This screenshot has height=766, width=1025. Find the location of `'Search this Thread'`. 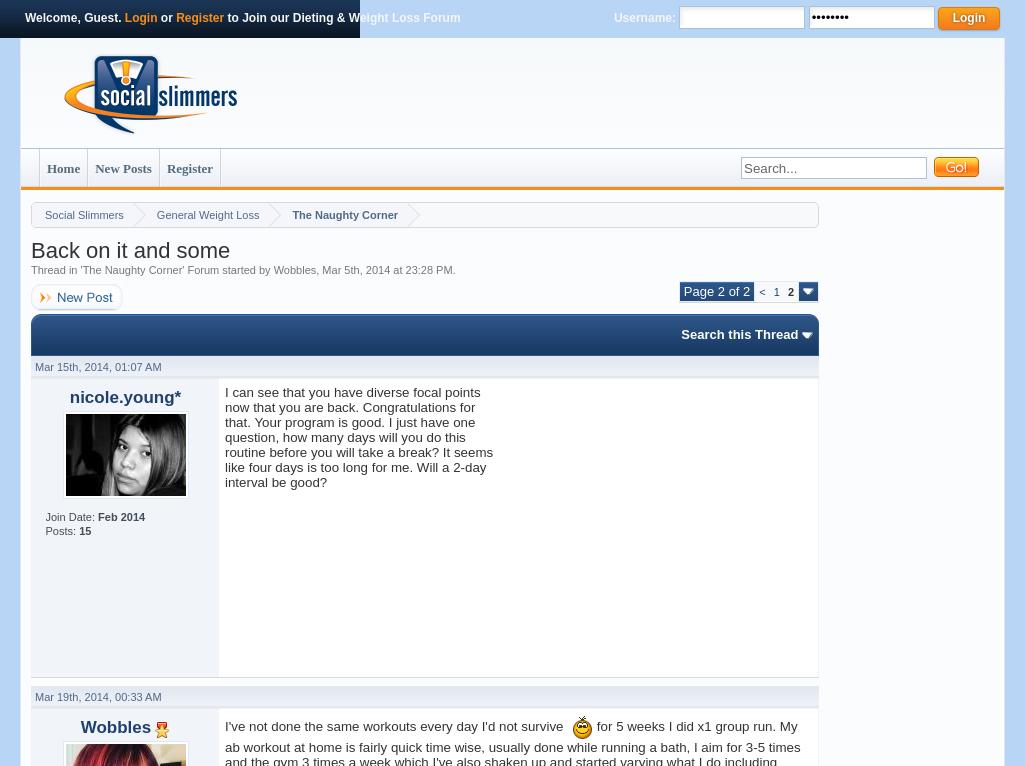

'Search this Thread' is located at coordinates (738, 333).